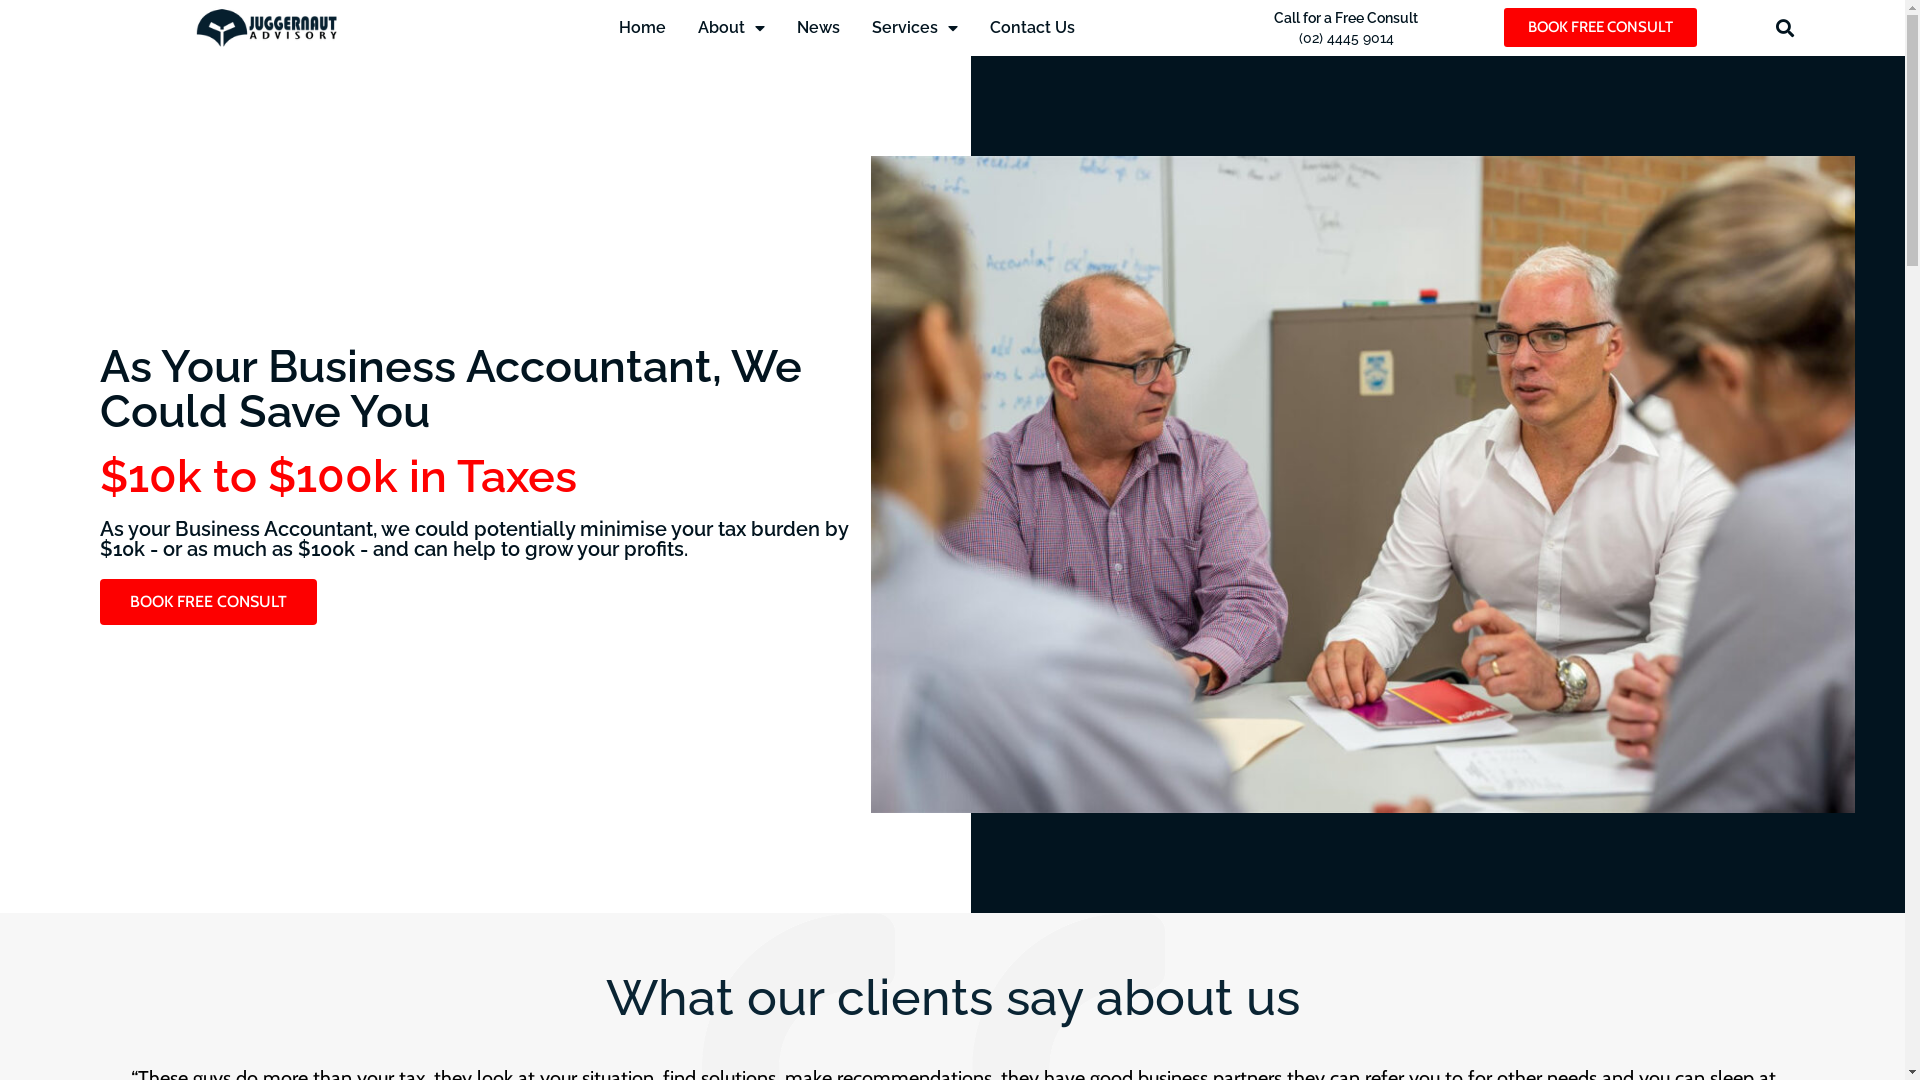  Describe the element at coordinates (1032, 27) in the screenshot. I see `'Contact Us'` at that location.